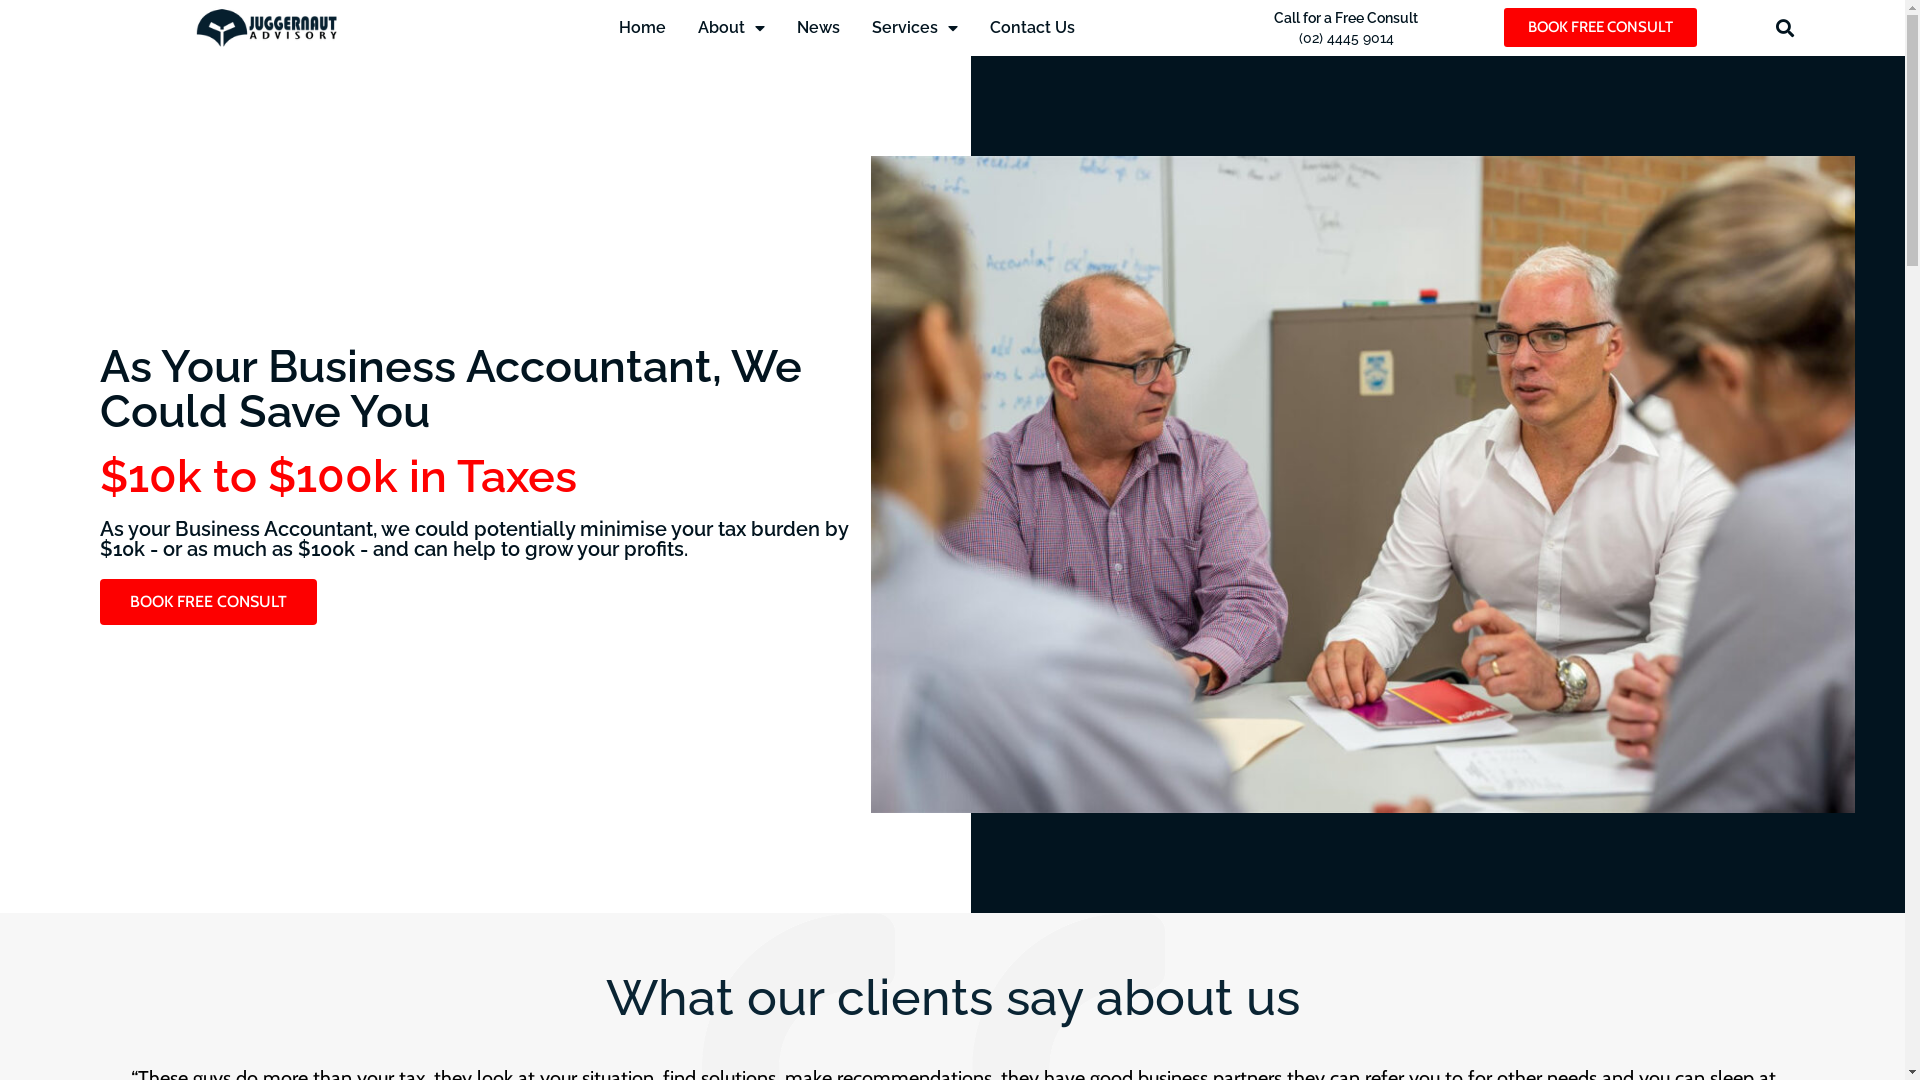  Describe the element at coordinates (1032, 27) in the screenshot. I see `'Contact Us'` at that location.